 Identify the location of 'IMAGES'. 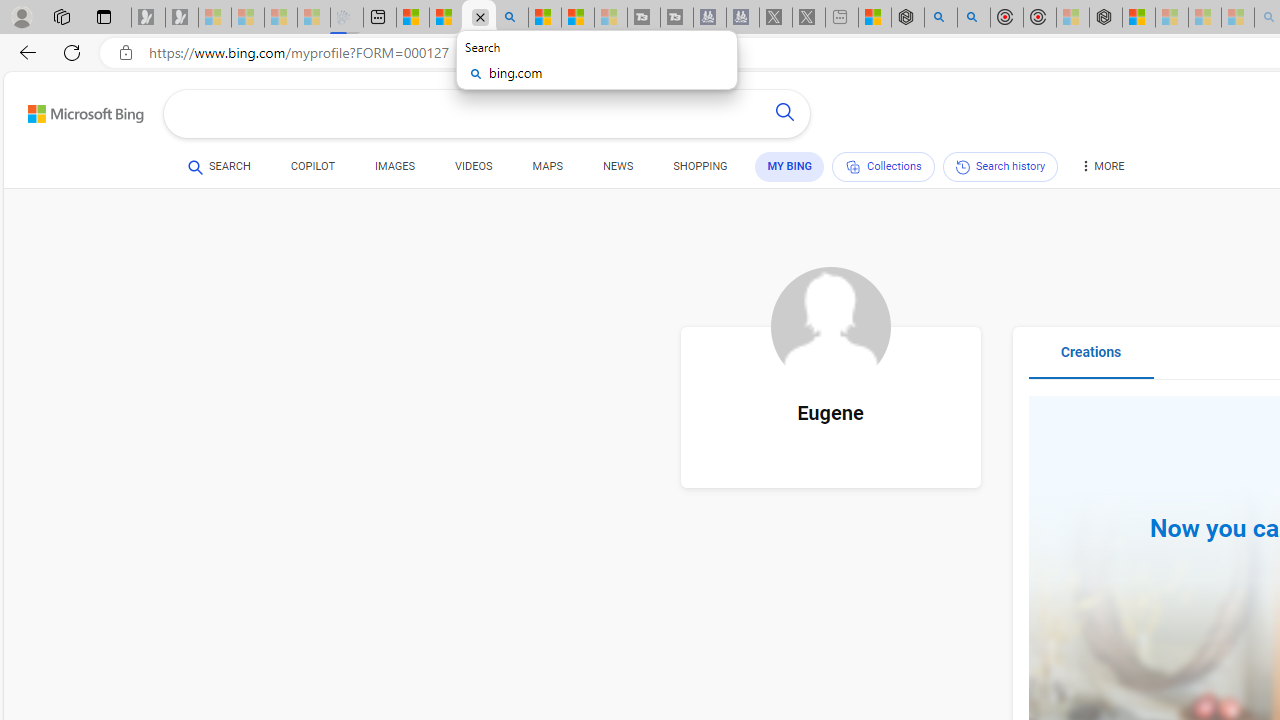
(394, 166).